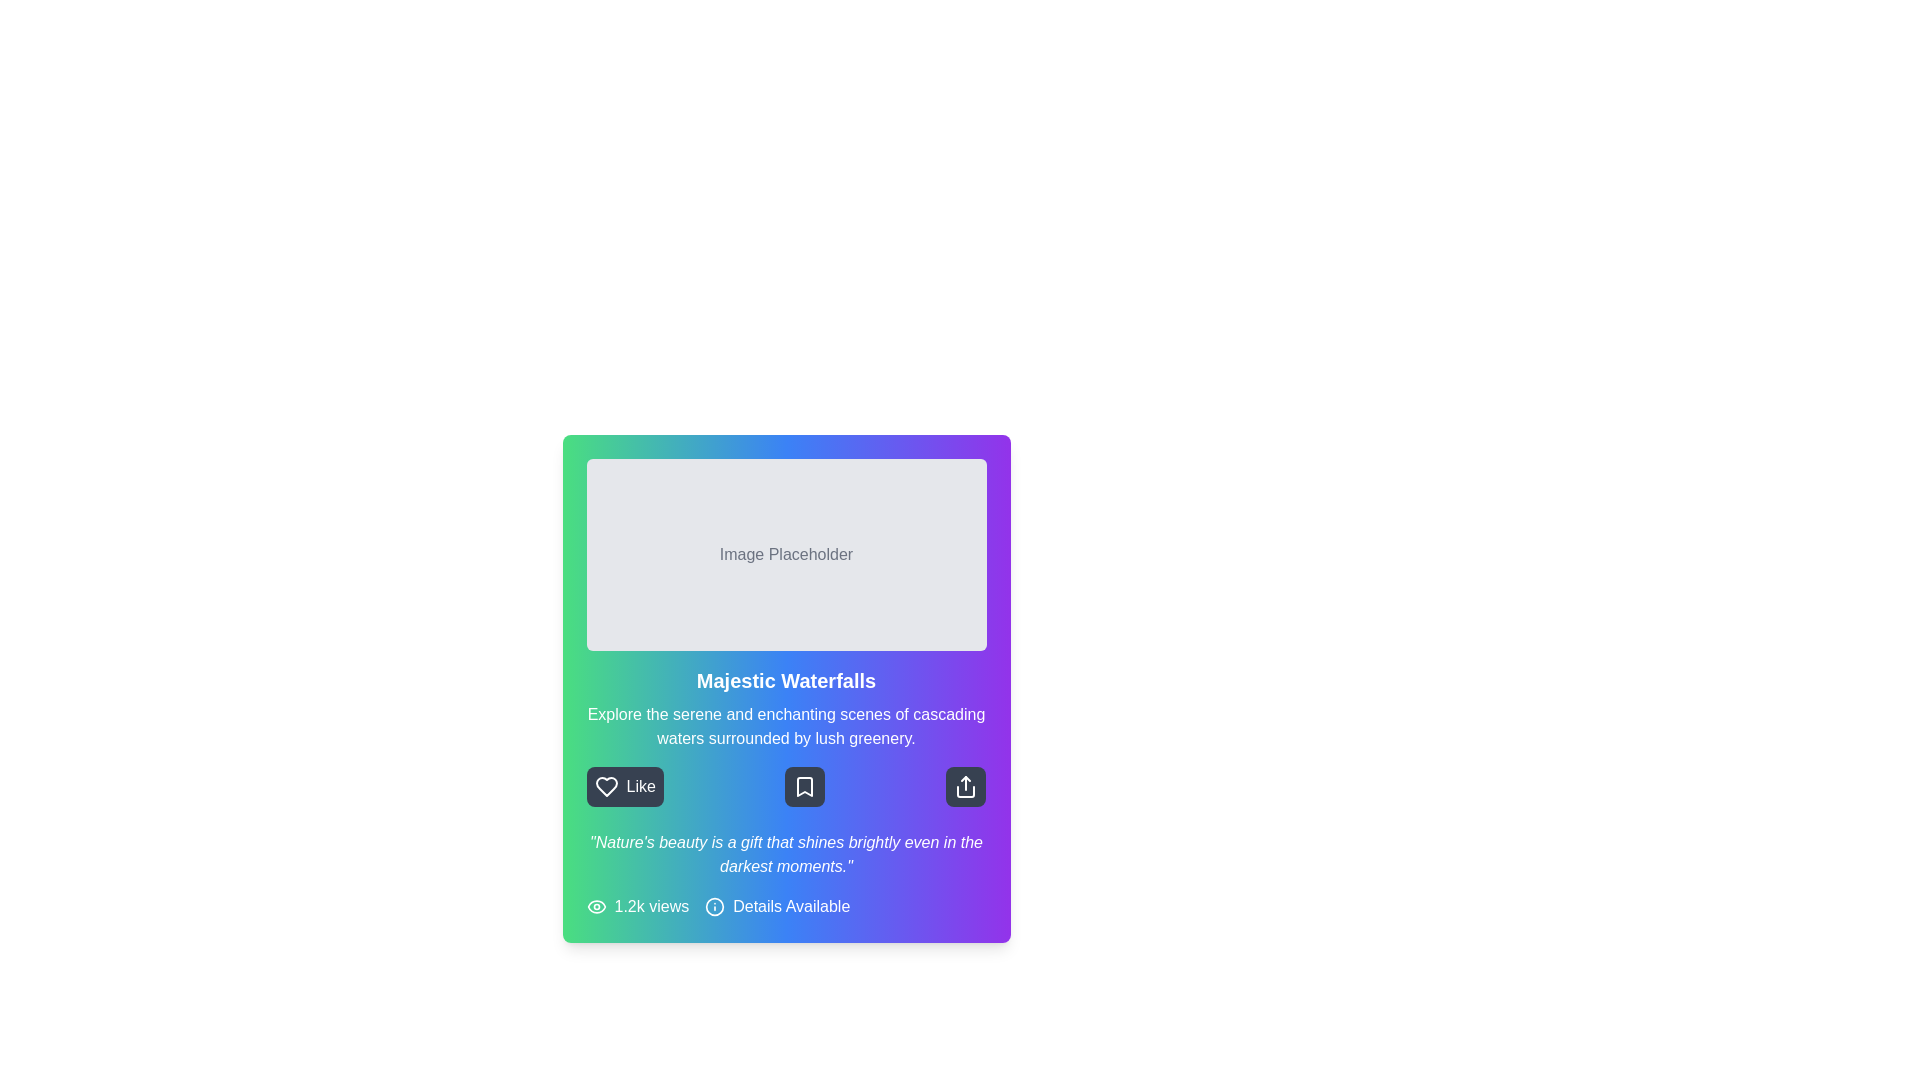 The height and width of the screenshot is (1080, 1920). What do you see at coordinates (641, 785) in the screenshot?
I see `the 'Like' text label located to the right of the heart icon at the bottom-left corner of the panel` at bounding box center [641, 785].